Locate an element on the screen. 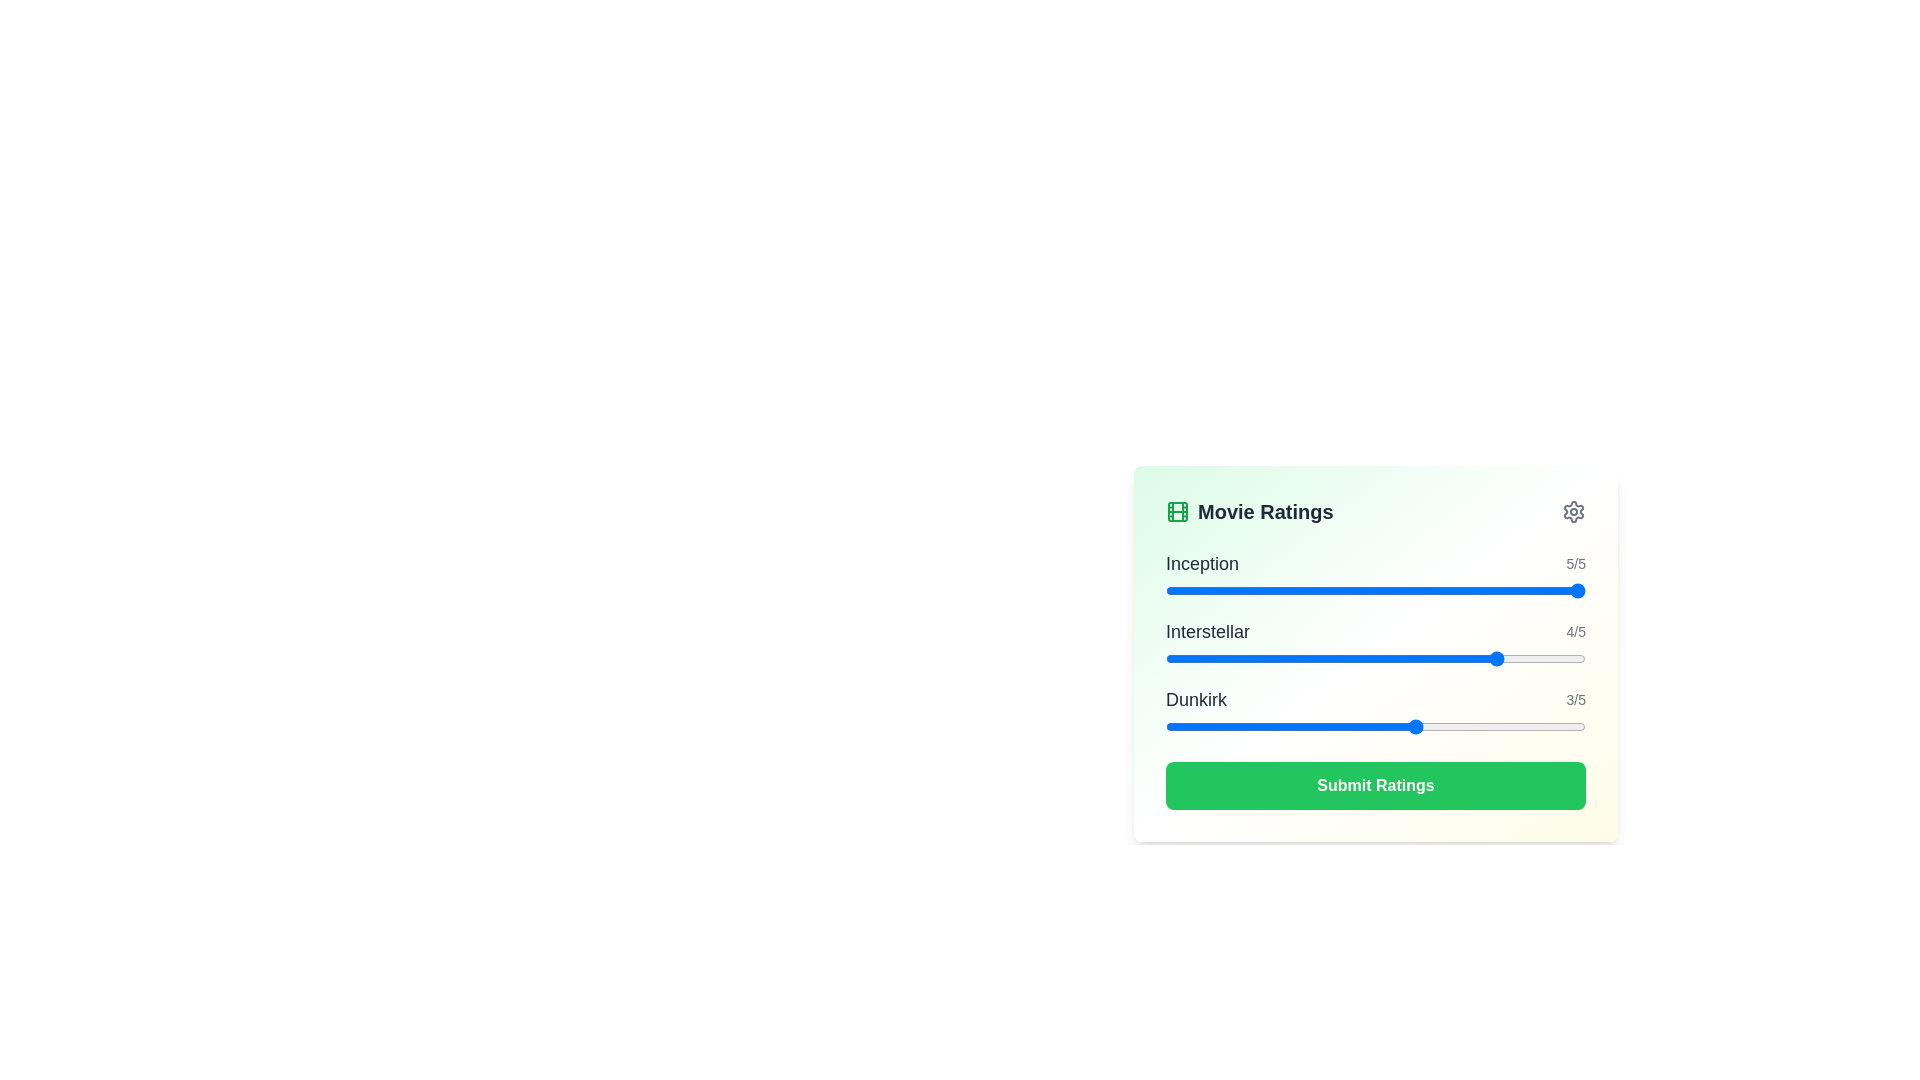 The height and width of the screenshot is (1080, 1920). the rating for 'Inception' is located at coordinates (1416, 589).